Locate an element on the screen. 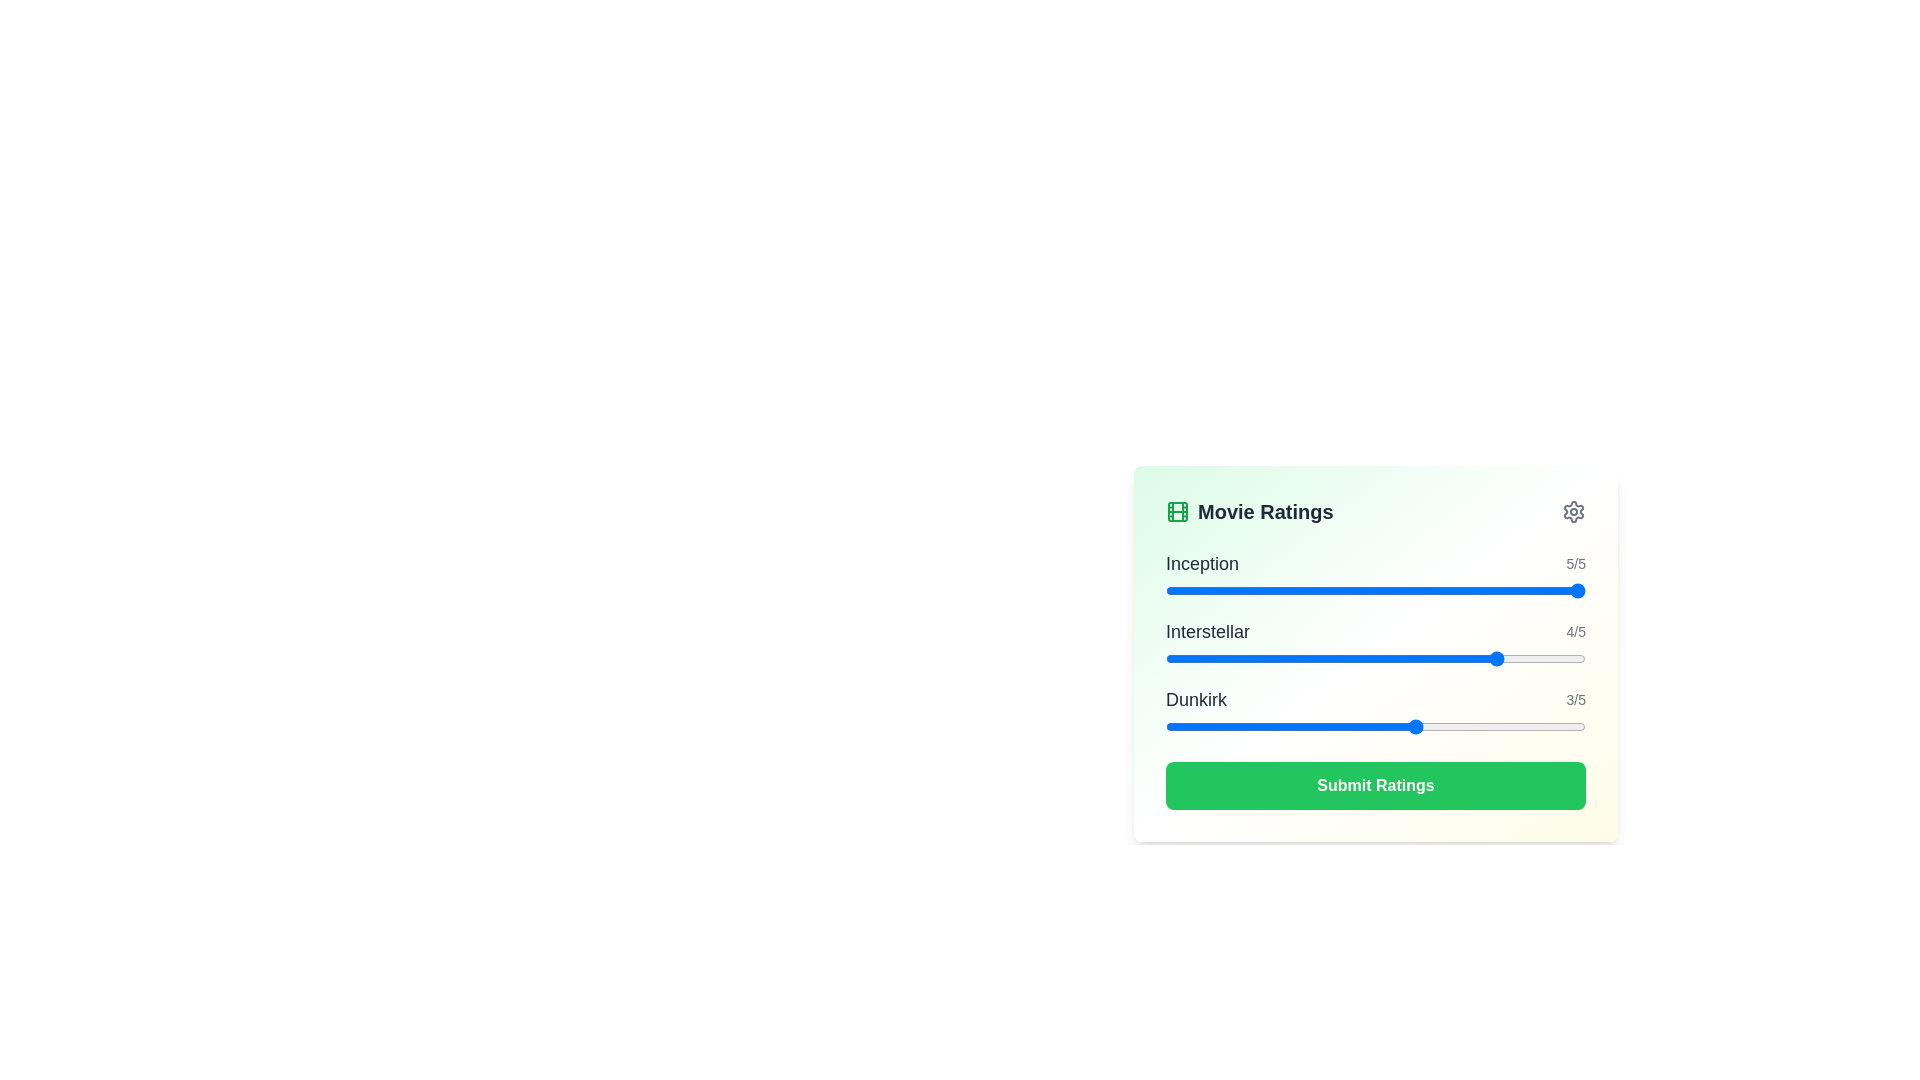 The height and width of the screenshot is (1080, 1920). the rating for 'Inception' is located at coordinates (1416, 589).